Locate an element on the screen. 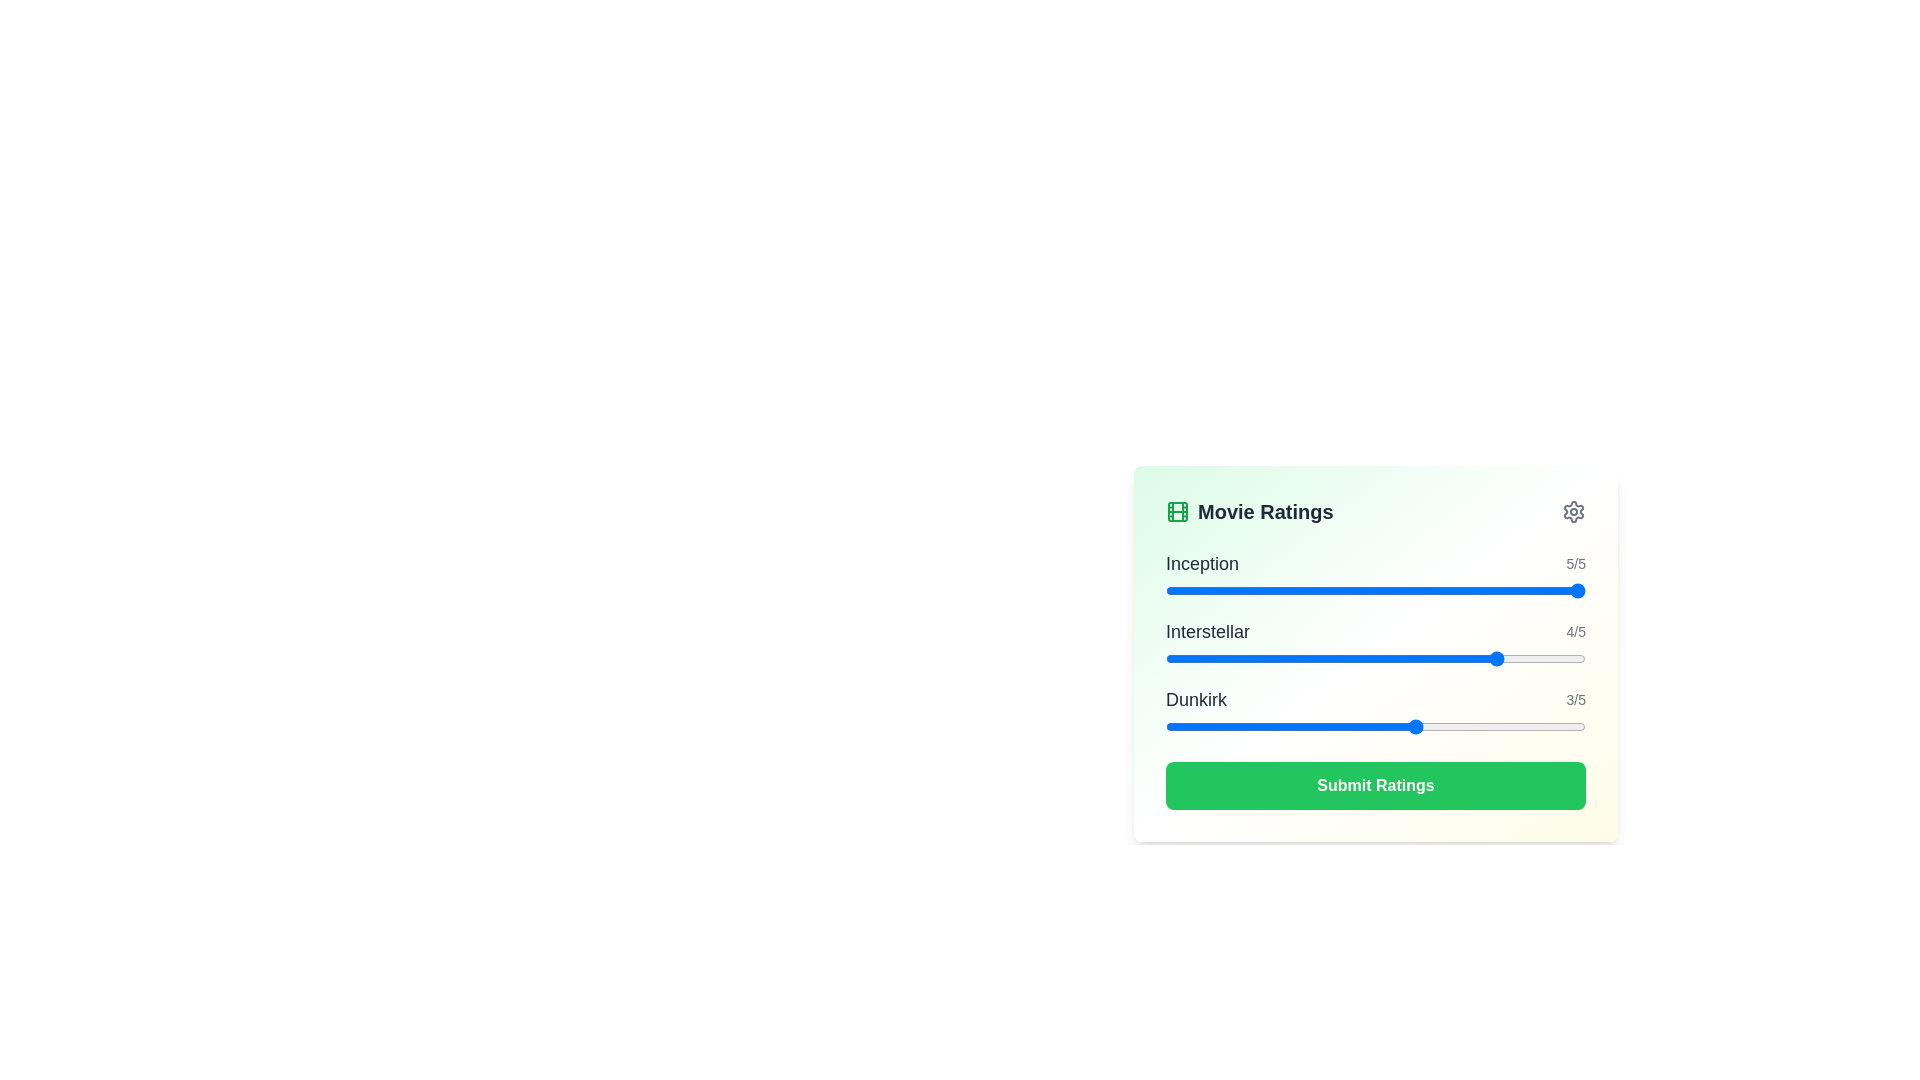 The height and width of the screenshot is (1080, 1920). the rating for 'Inception' is located at coordinates (1416, 589).